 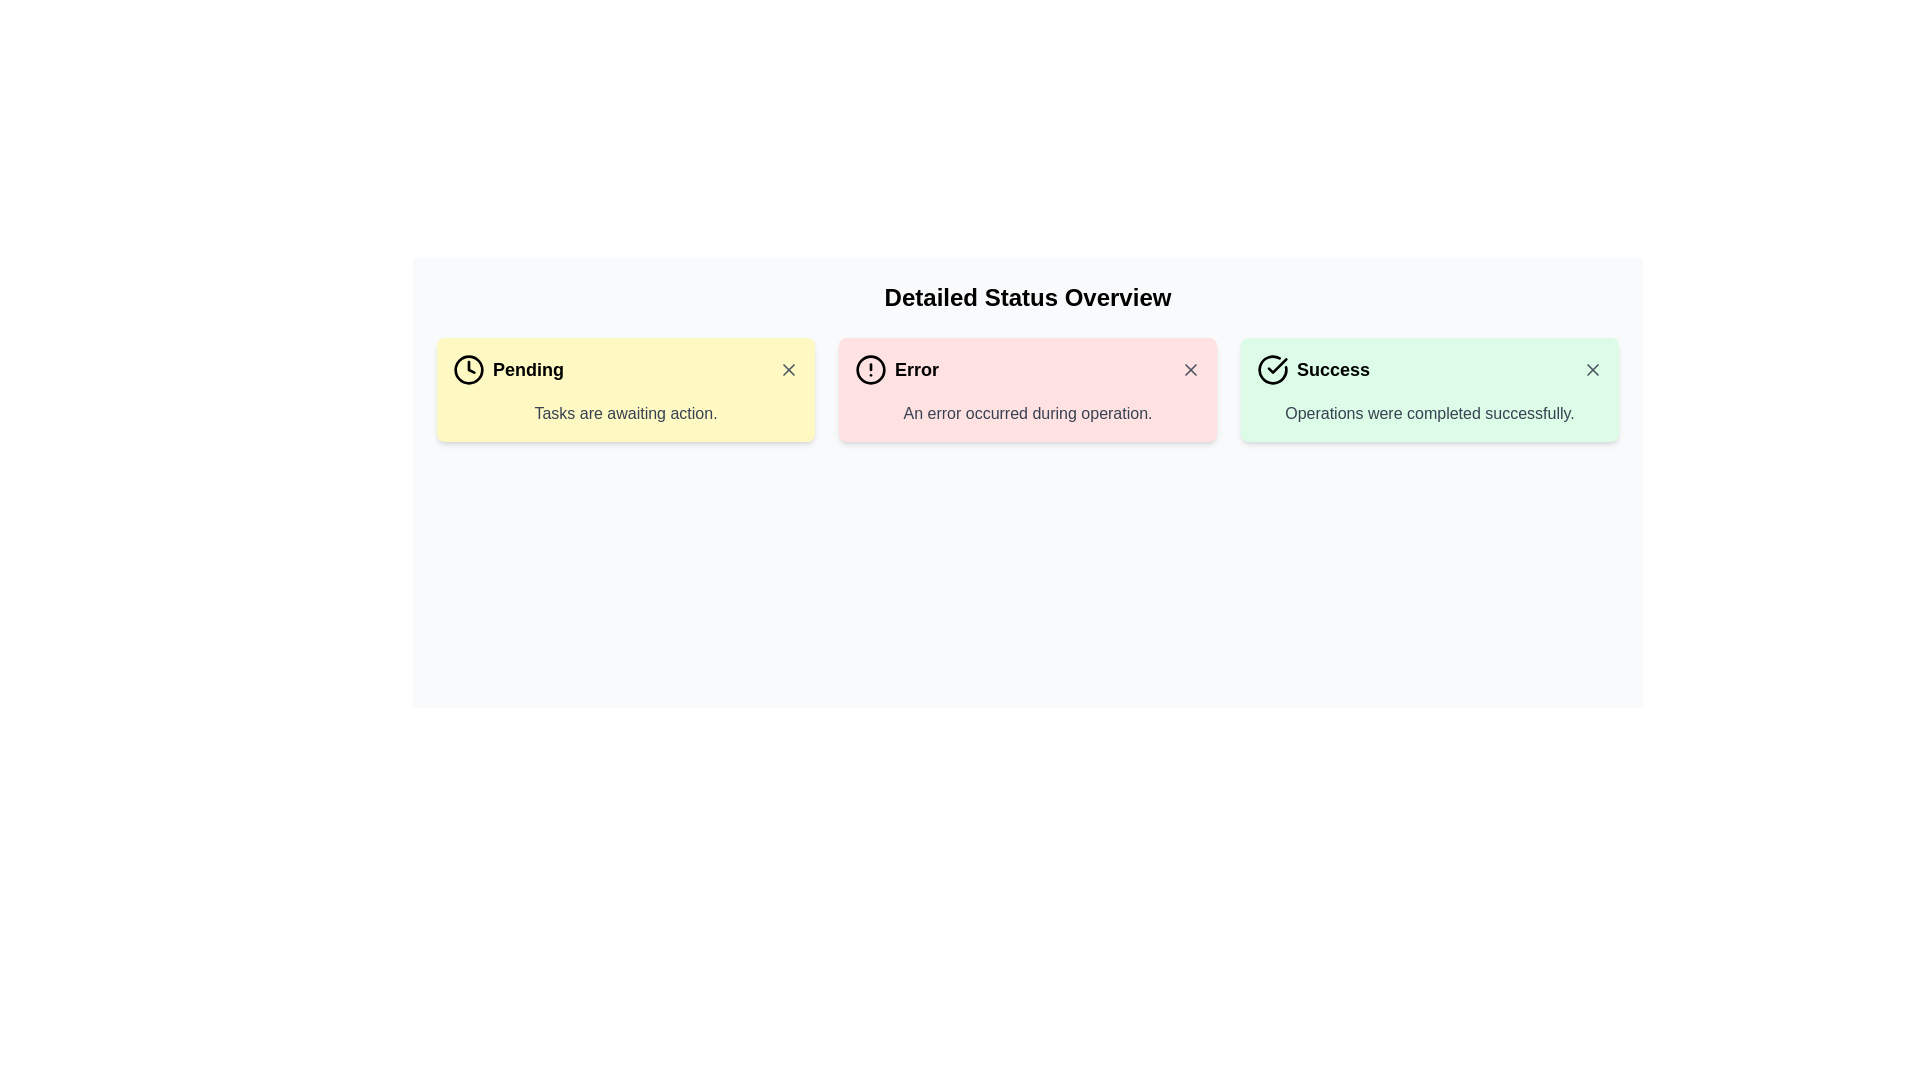 What do you see at coordinates (1190, 370) in the screenshot?
I see `the close button located at the top-right corner of the 'Error' status card` at bounding box center [1190, 370].